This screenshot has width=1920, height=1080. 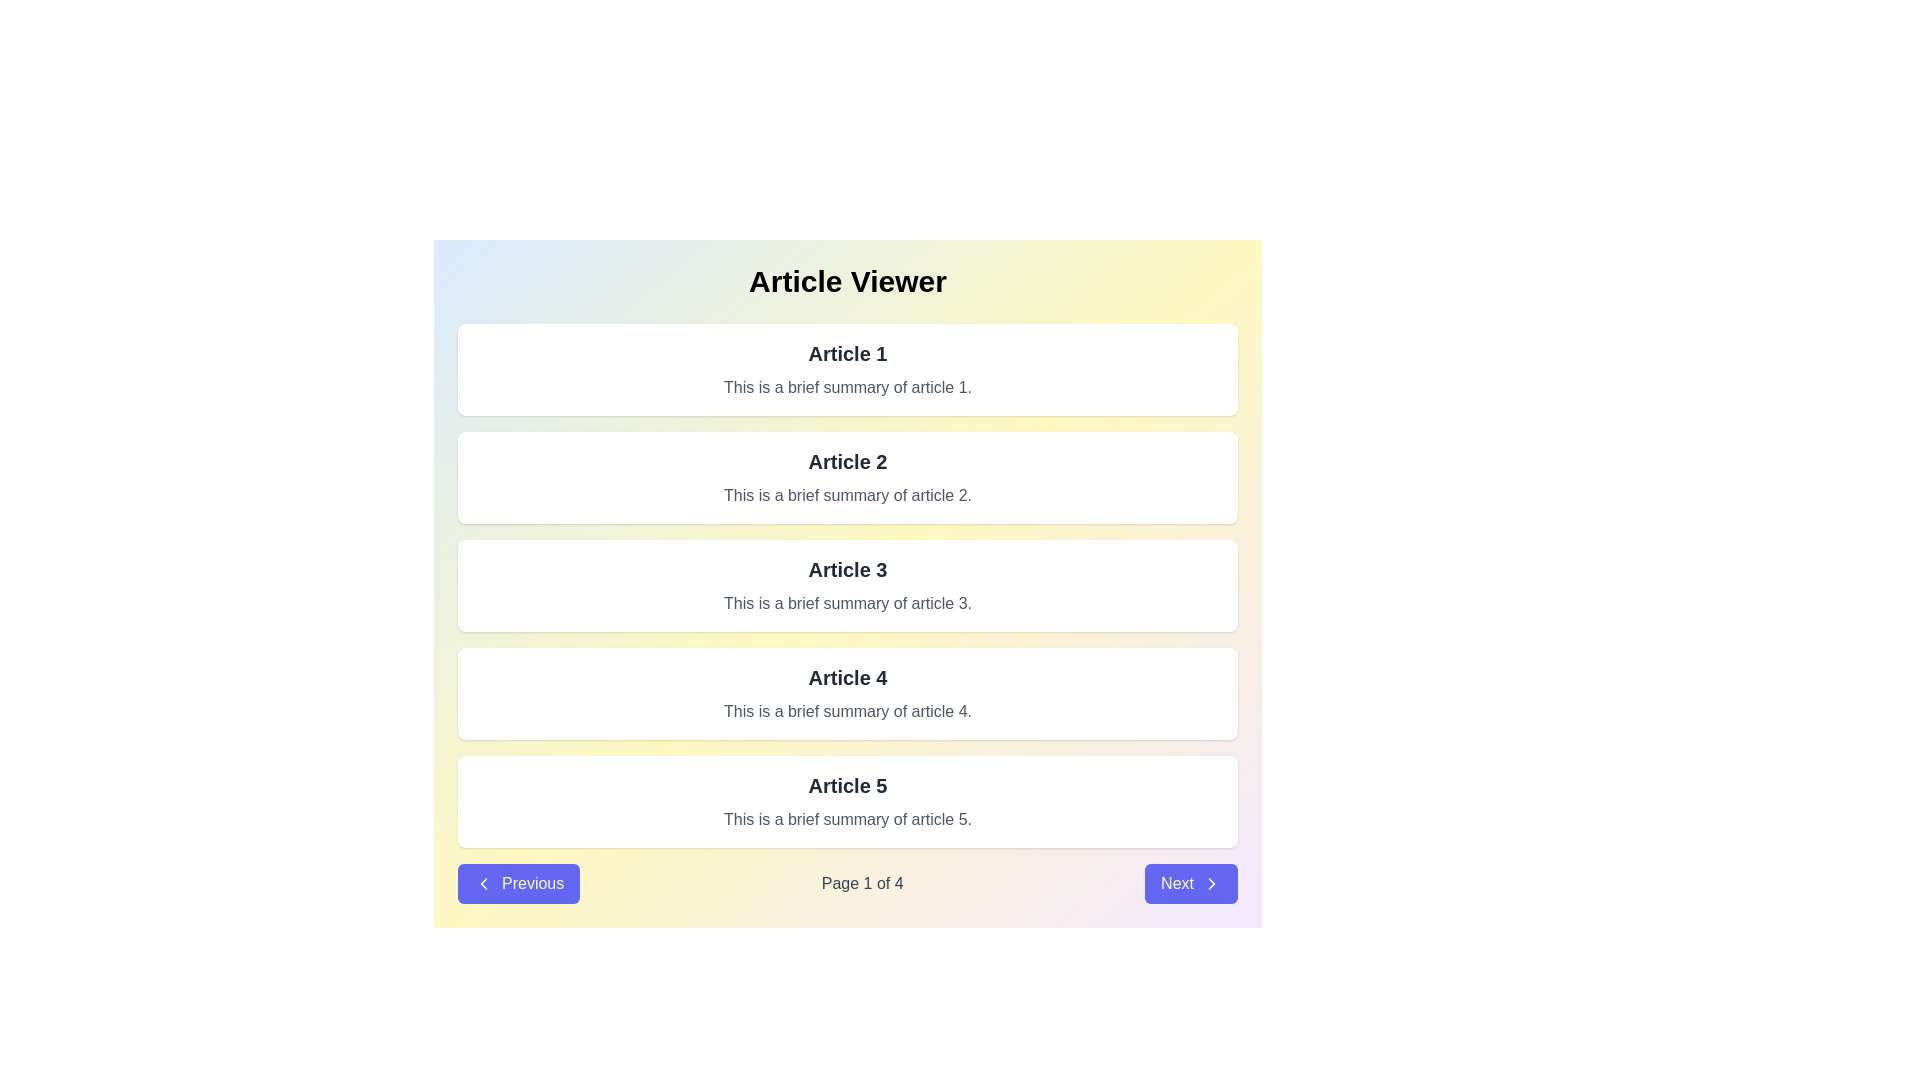 I want to click on the third card in the vertical list that displays an article title and summary, positioned between 'Article 2' and 'Article 4', so click(x=848, y=585).